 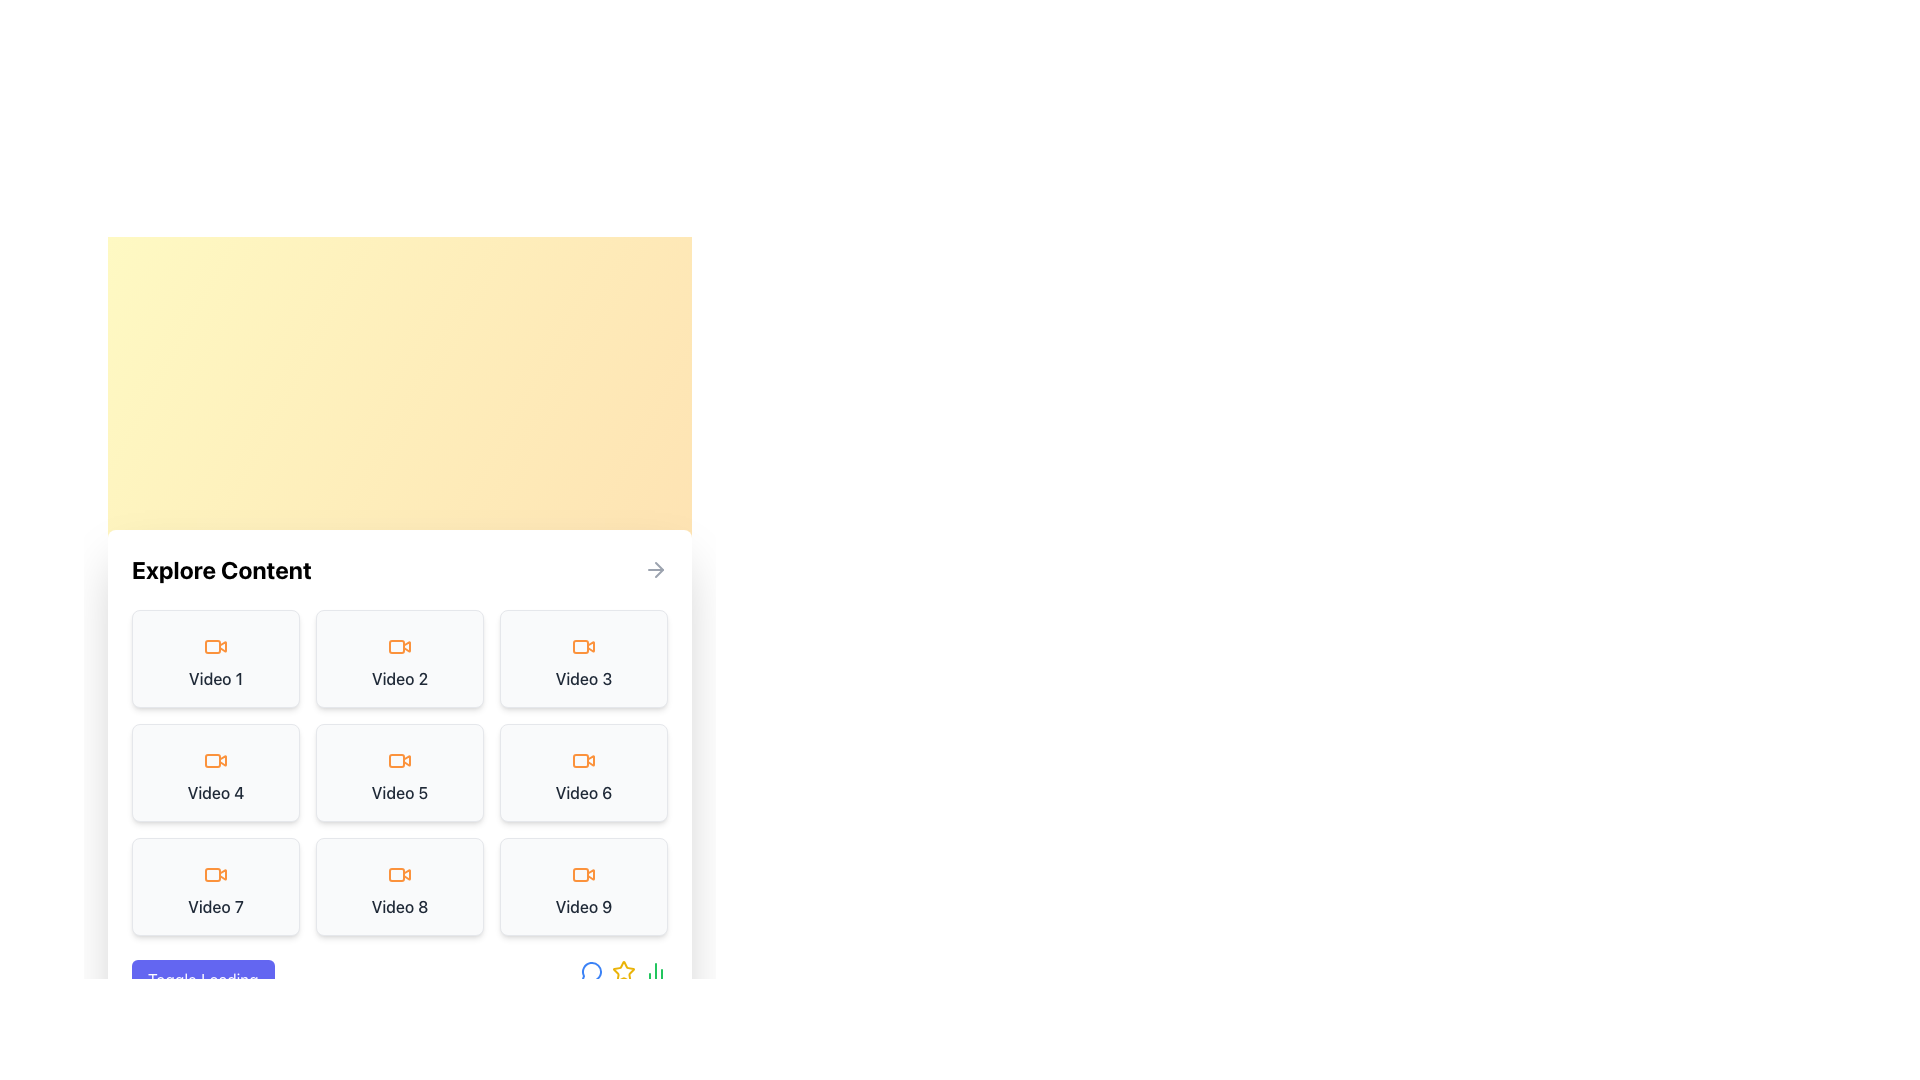 What do you see at coordinates (579, 874) in the screenshot?
I see `the orange video camera icon` at bounding box center [579, 874].